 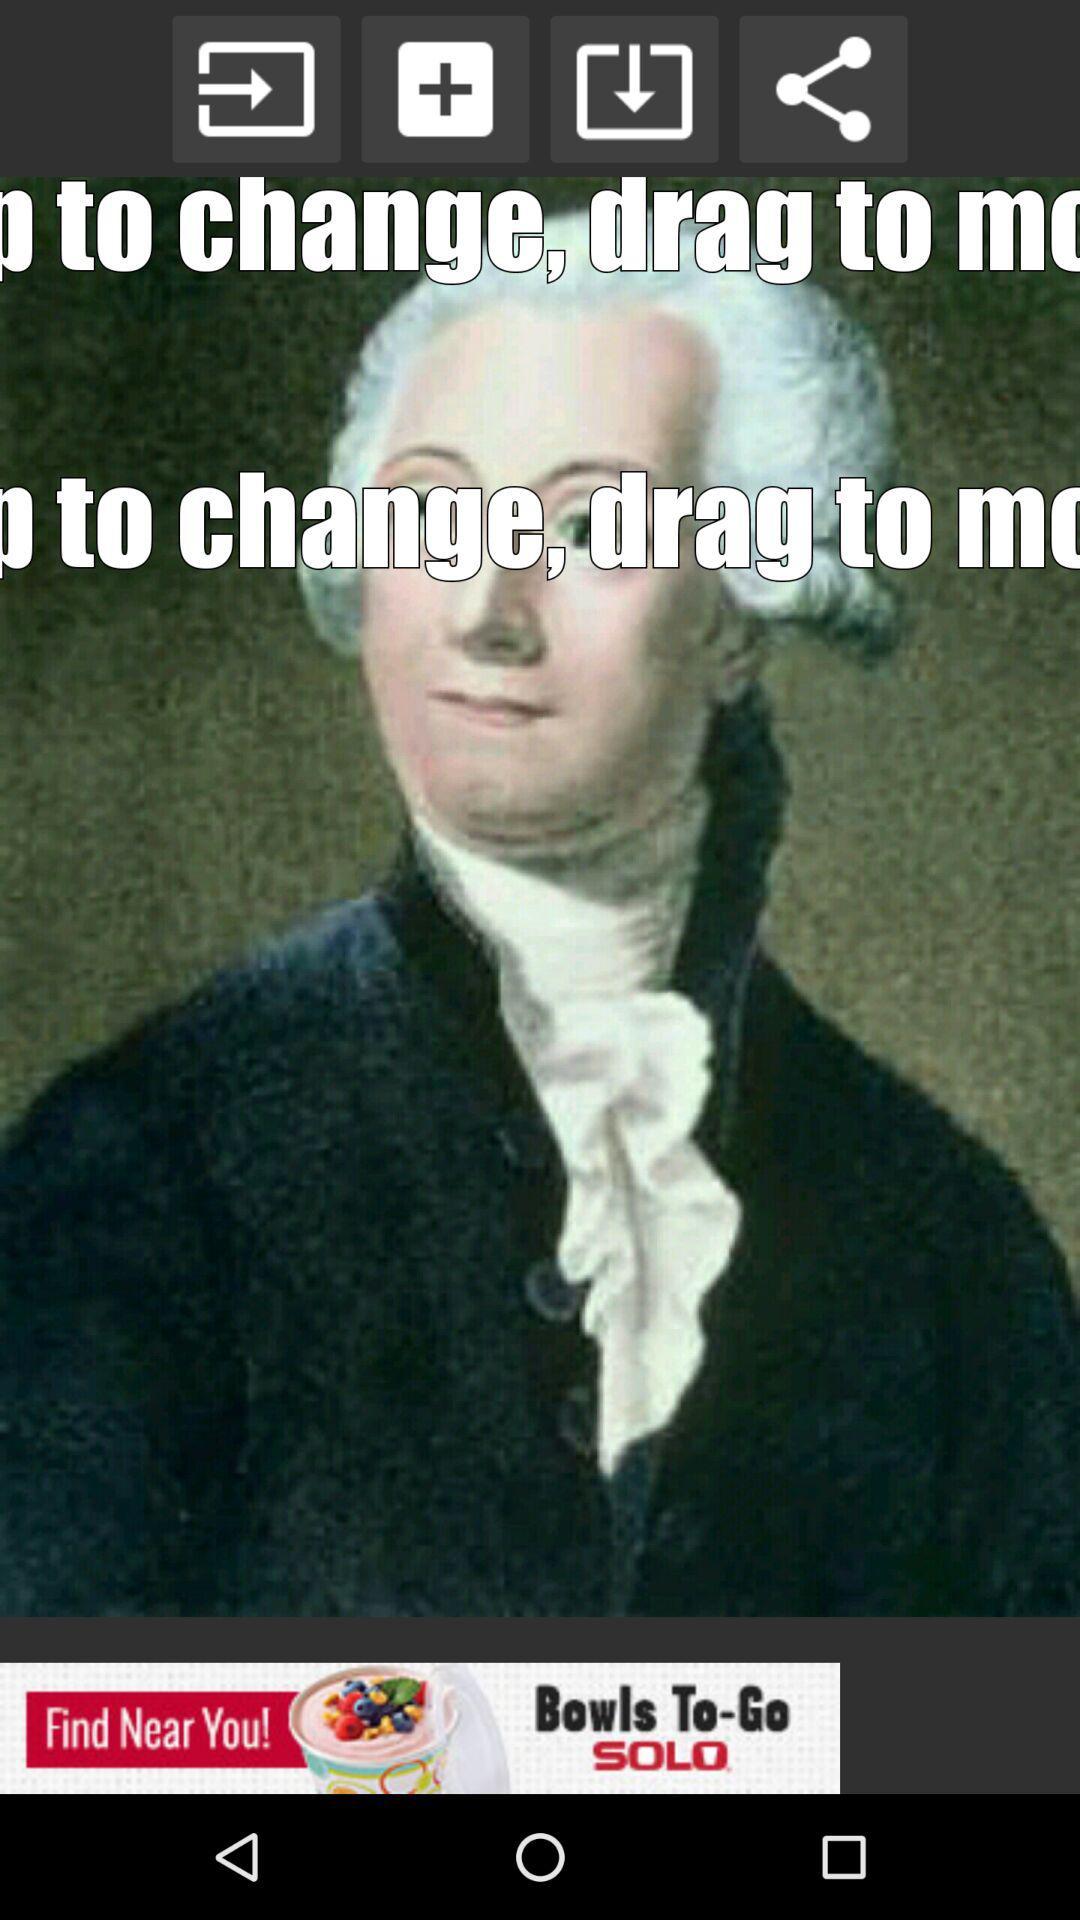 What do you see at coordinates (444, 88) in the screenshot?
I see `the add icon` at bounding box center [444, 88].